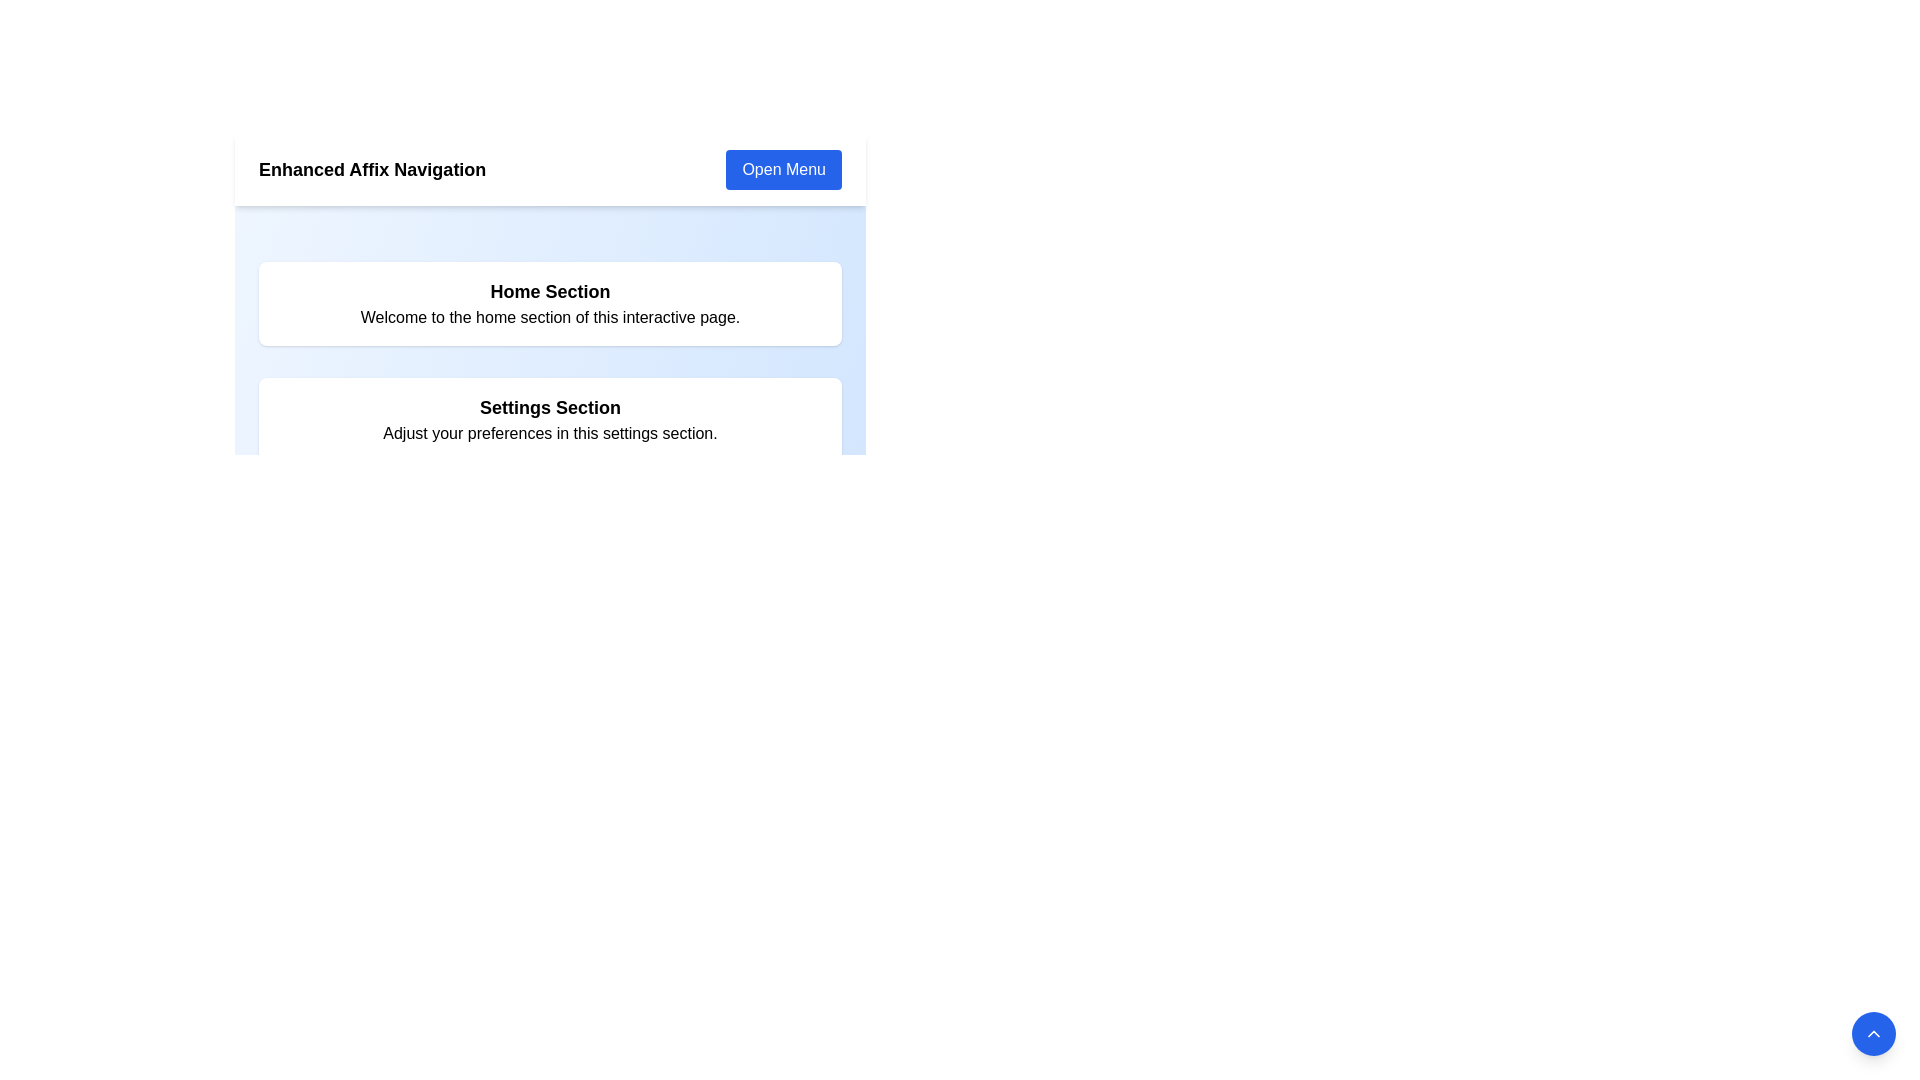 This screenshot has height=1080, width=1920. Describe the element at coordinates (550, 419) in the screenshot. I see `the Informational card component that contains the text 'Settings Section' and 'Adjust your preferences in this settings section.'` at that location.